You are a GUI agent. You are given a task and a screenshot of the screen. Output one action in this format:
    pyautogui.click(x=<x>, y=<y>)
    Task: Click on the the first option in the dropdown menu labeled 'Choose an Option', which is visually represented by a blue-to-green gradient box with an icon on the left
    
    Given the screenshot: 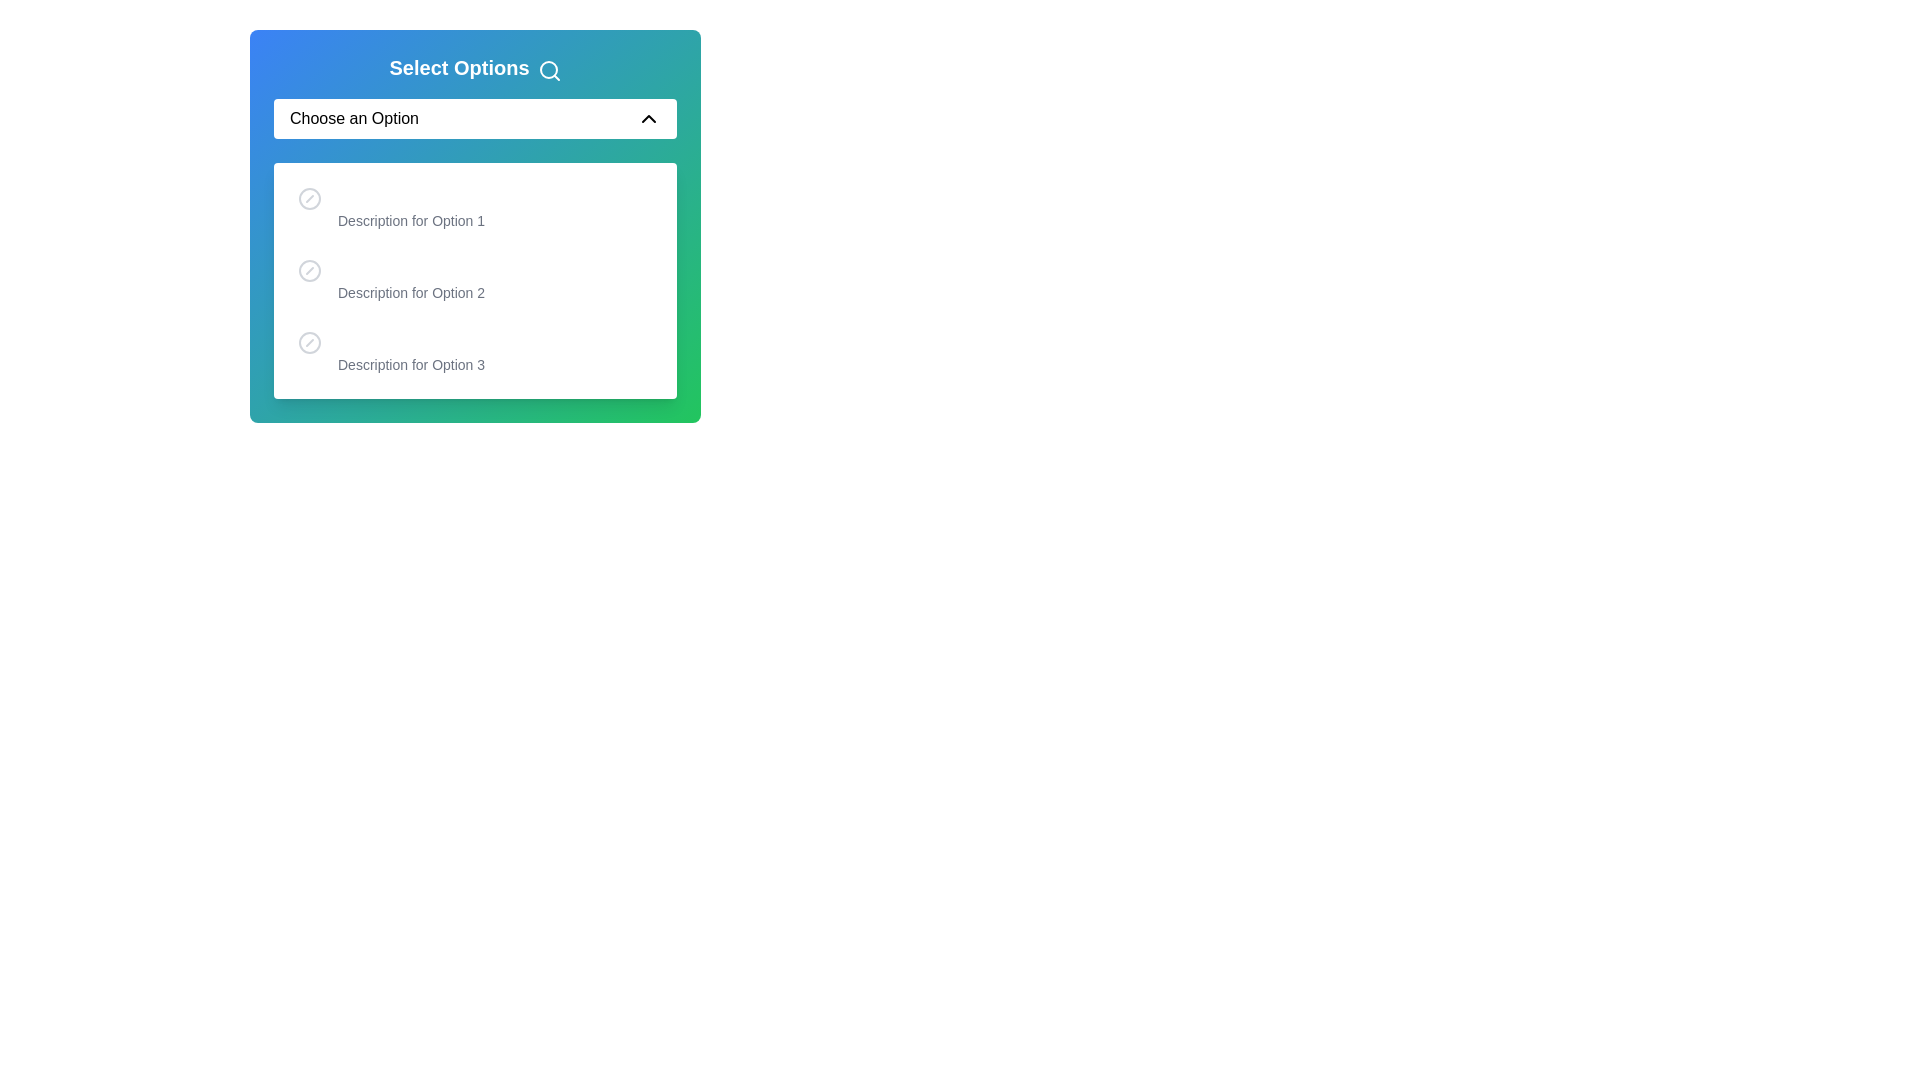 What is the action you would take?
    pyautogui.click(x=474, y=225)
    